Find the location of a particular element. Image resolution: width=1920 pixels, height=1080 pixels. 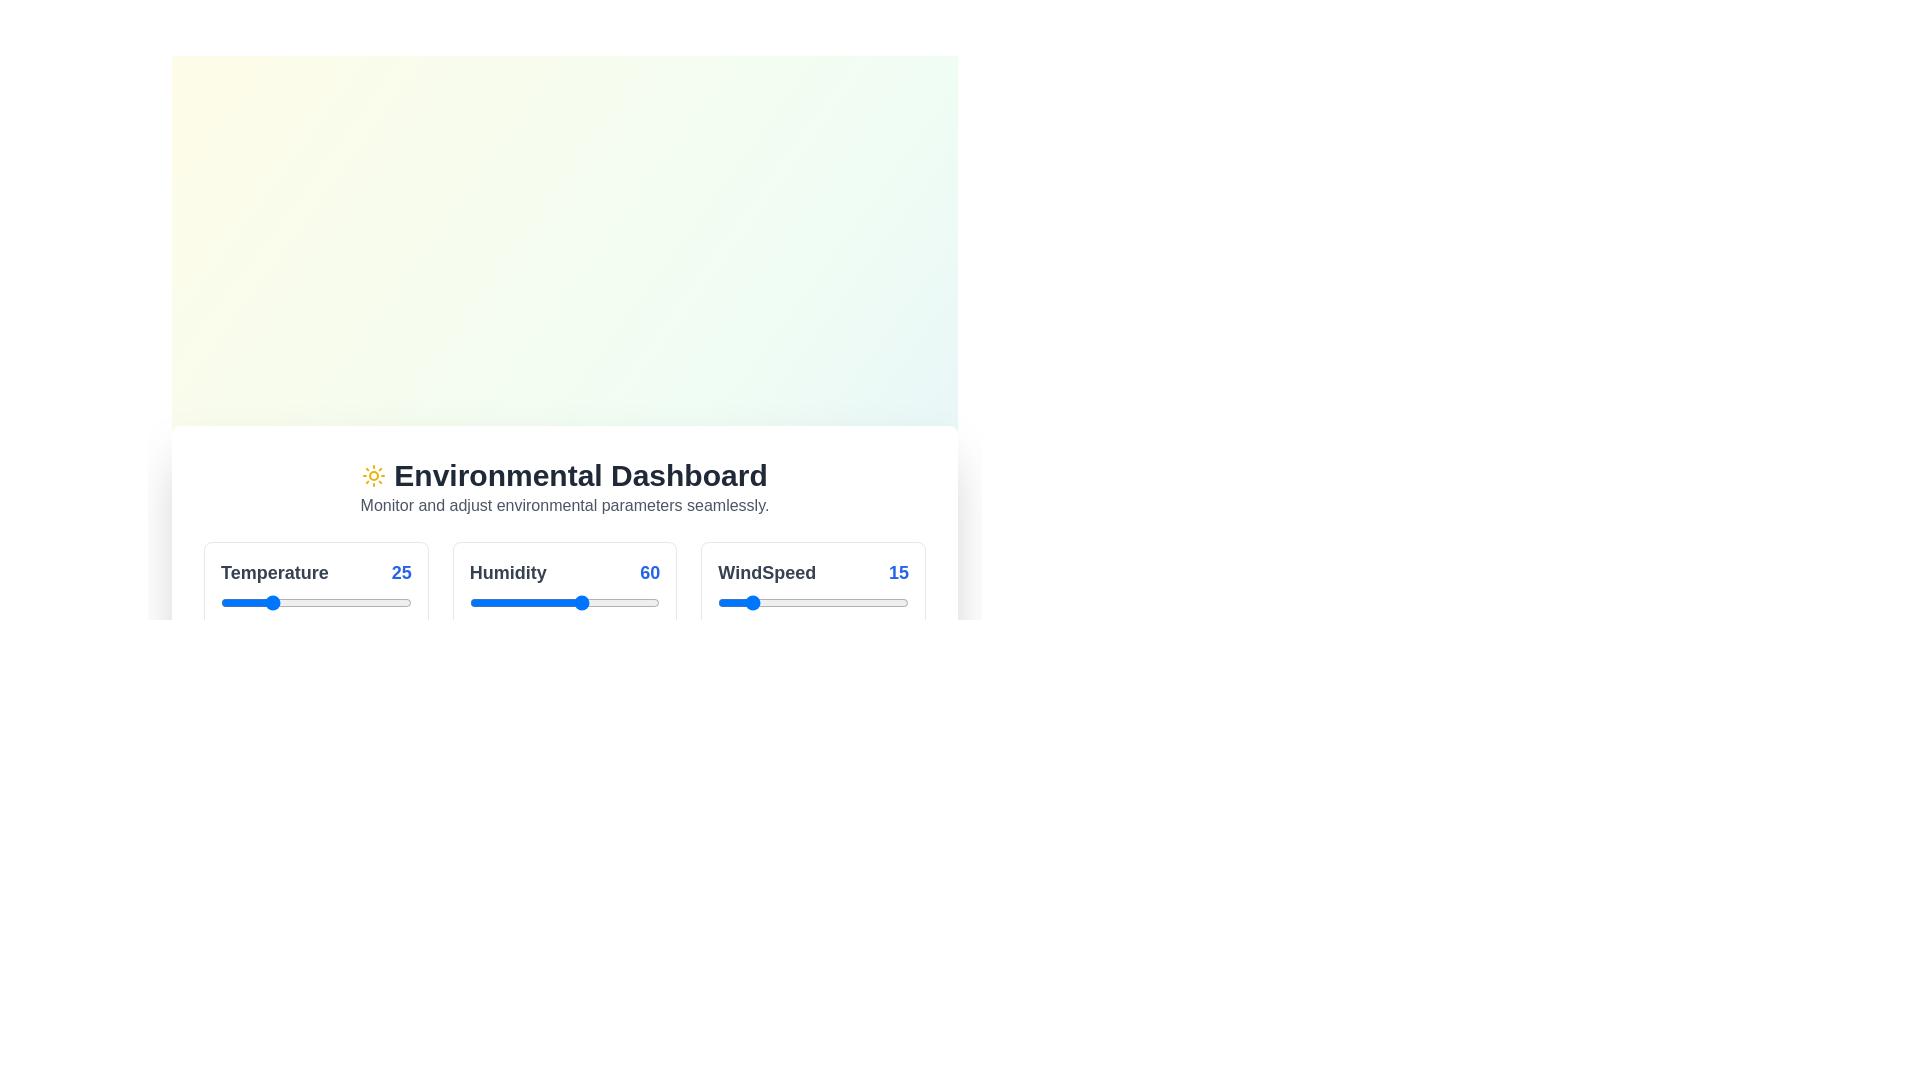

the 'Humidity' label text located centrally under the 'Environmental Dashboard' section, positioned between 'Temperature' and 'WindSpeed', and above the numeric value '60' is located at coordinates (508, 572).